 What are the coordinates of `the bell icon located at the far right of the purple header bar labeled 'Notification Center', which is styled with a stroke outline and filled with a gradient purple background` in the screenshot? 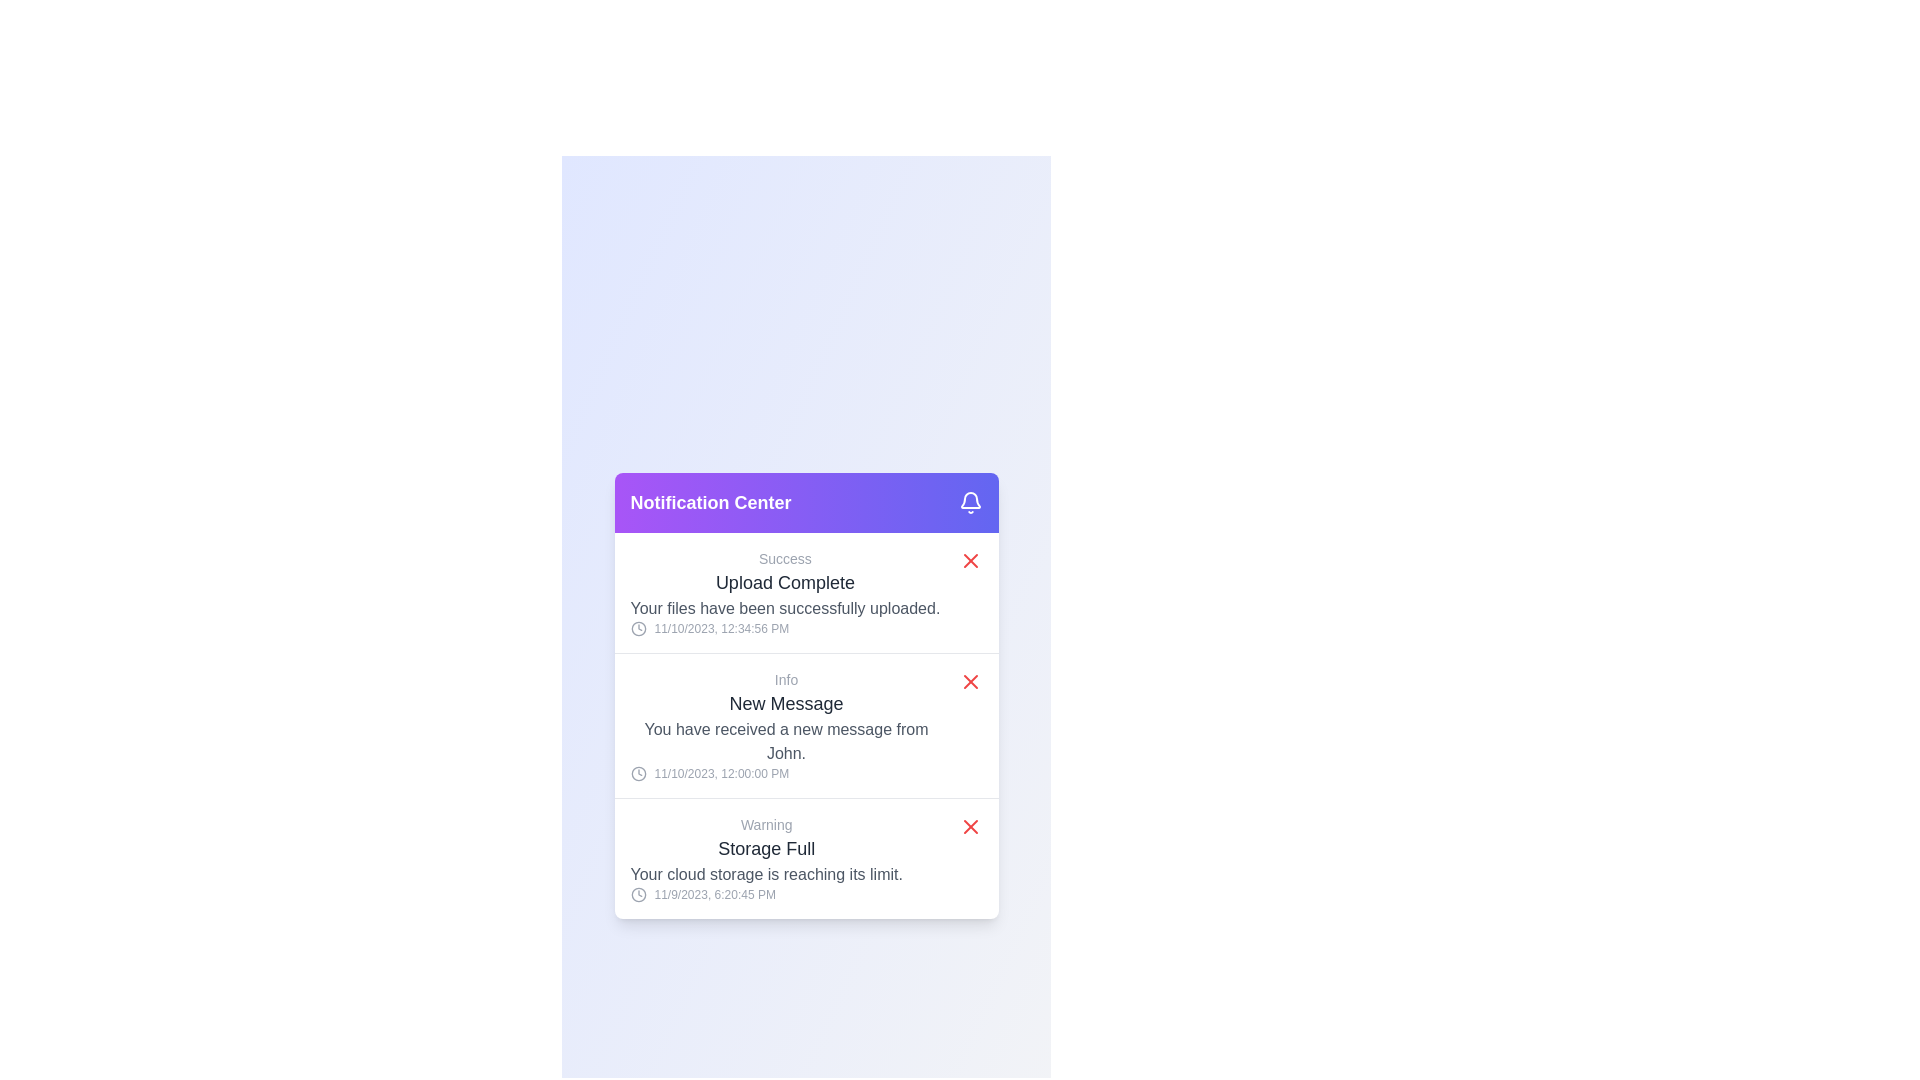 It's located at (970, 501).